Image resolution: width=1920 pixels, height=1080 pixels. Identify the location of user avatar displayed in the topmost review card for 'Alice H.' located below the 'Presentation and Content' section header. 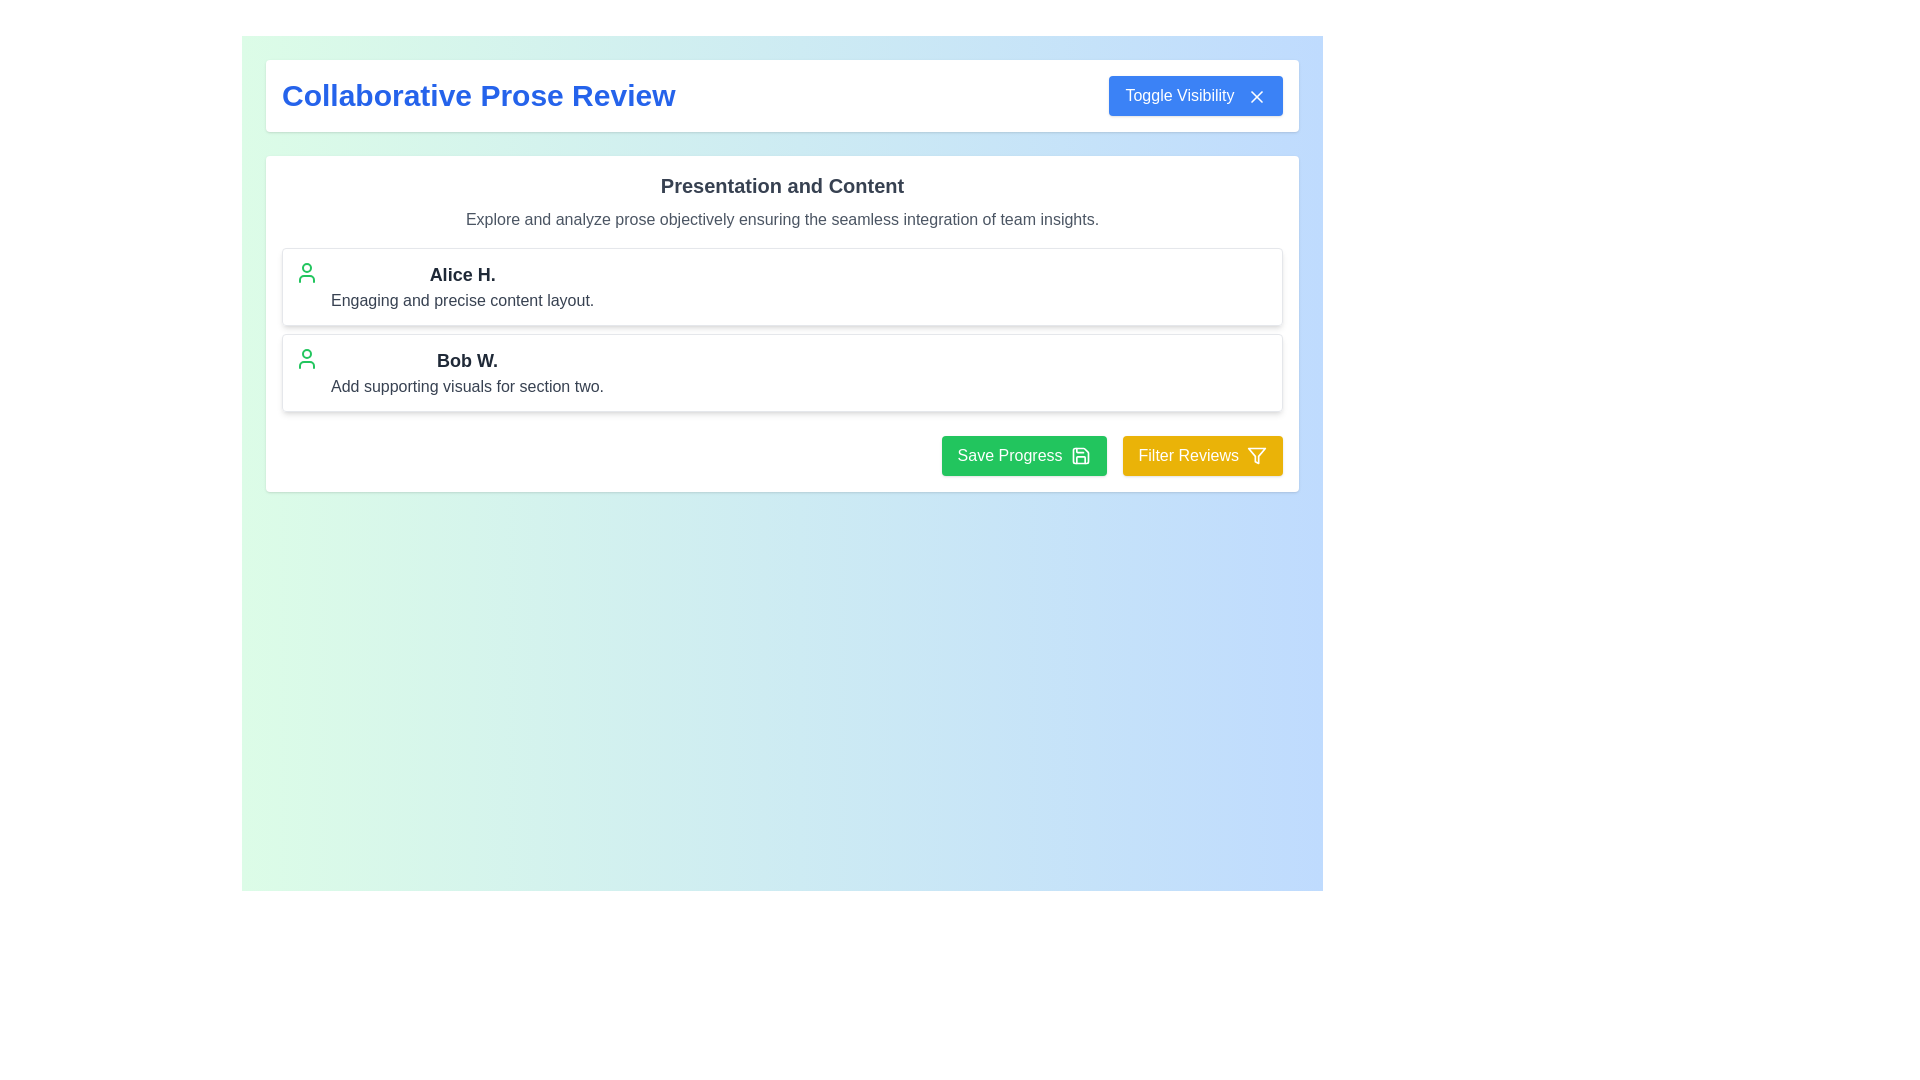
(781, 286).